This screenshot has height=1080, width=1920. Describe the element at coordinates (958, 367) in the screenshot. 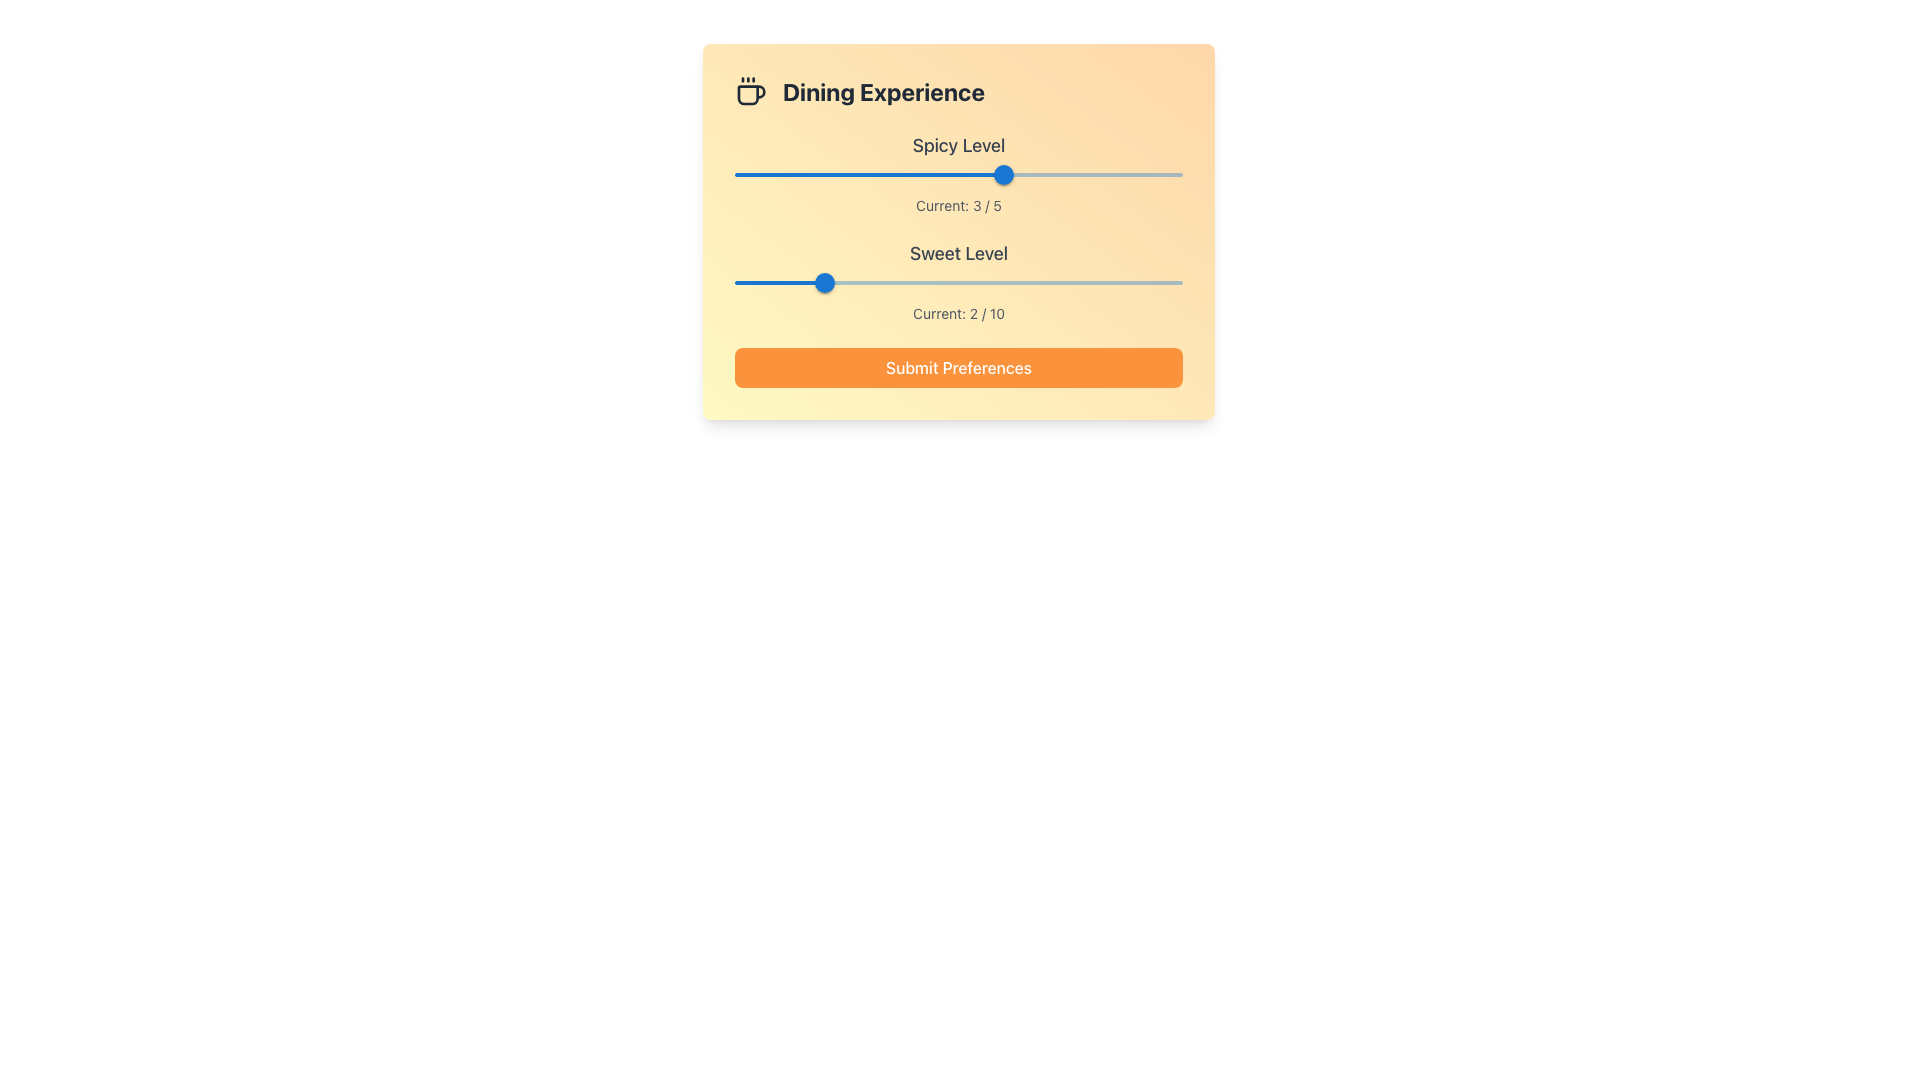

I see `the 'Submit Preferences' button with a bright orange background to observe the hover effect changing its color to a deeper shade of orange` at that location.